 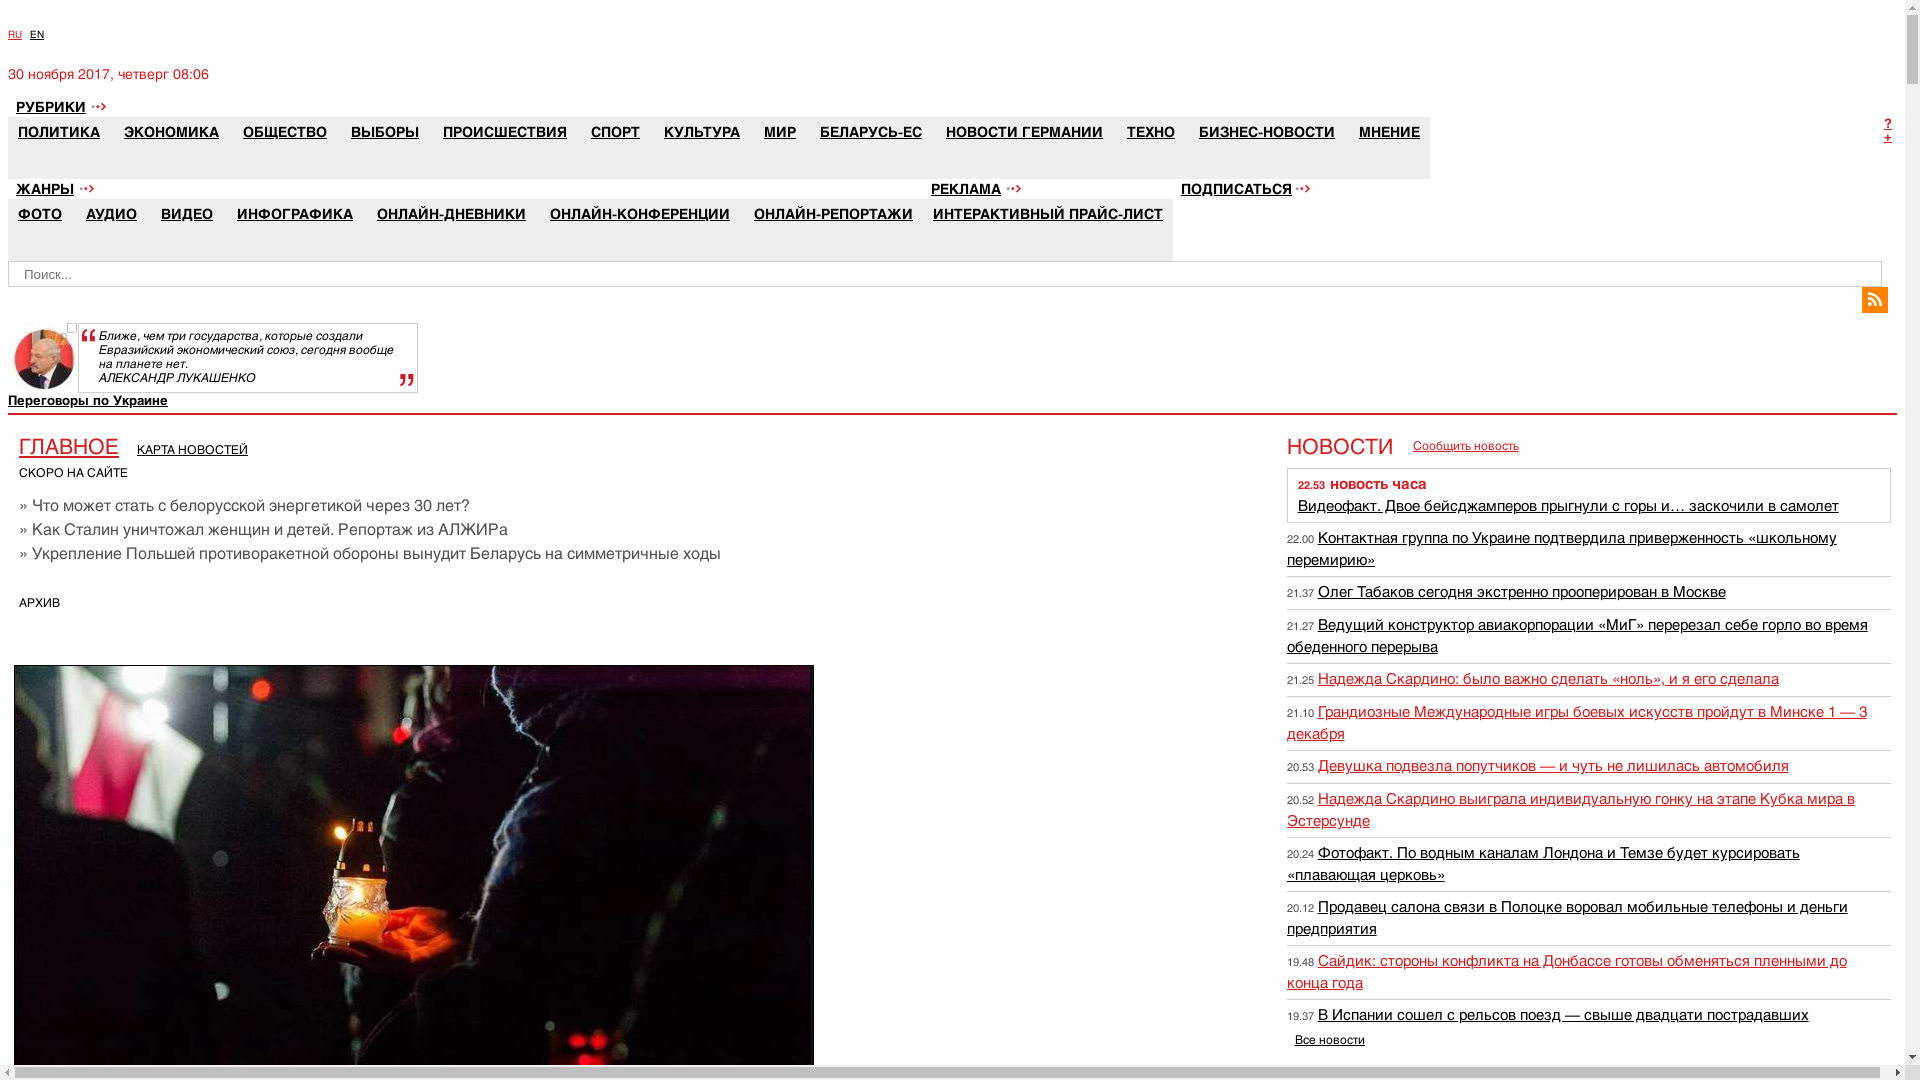 I want to click on '?', so click(x=1889, y=123).